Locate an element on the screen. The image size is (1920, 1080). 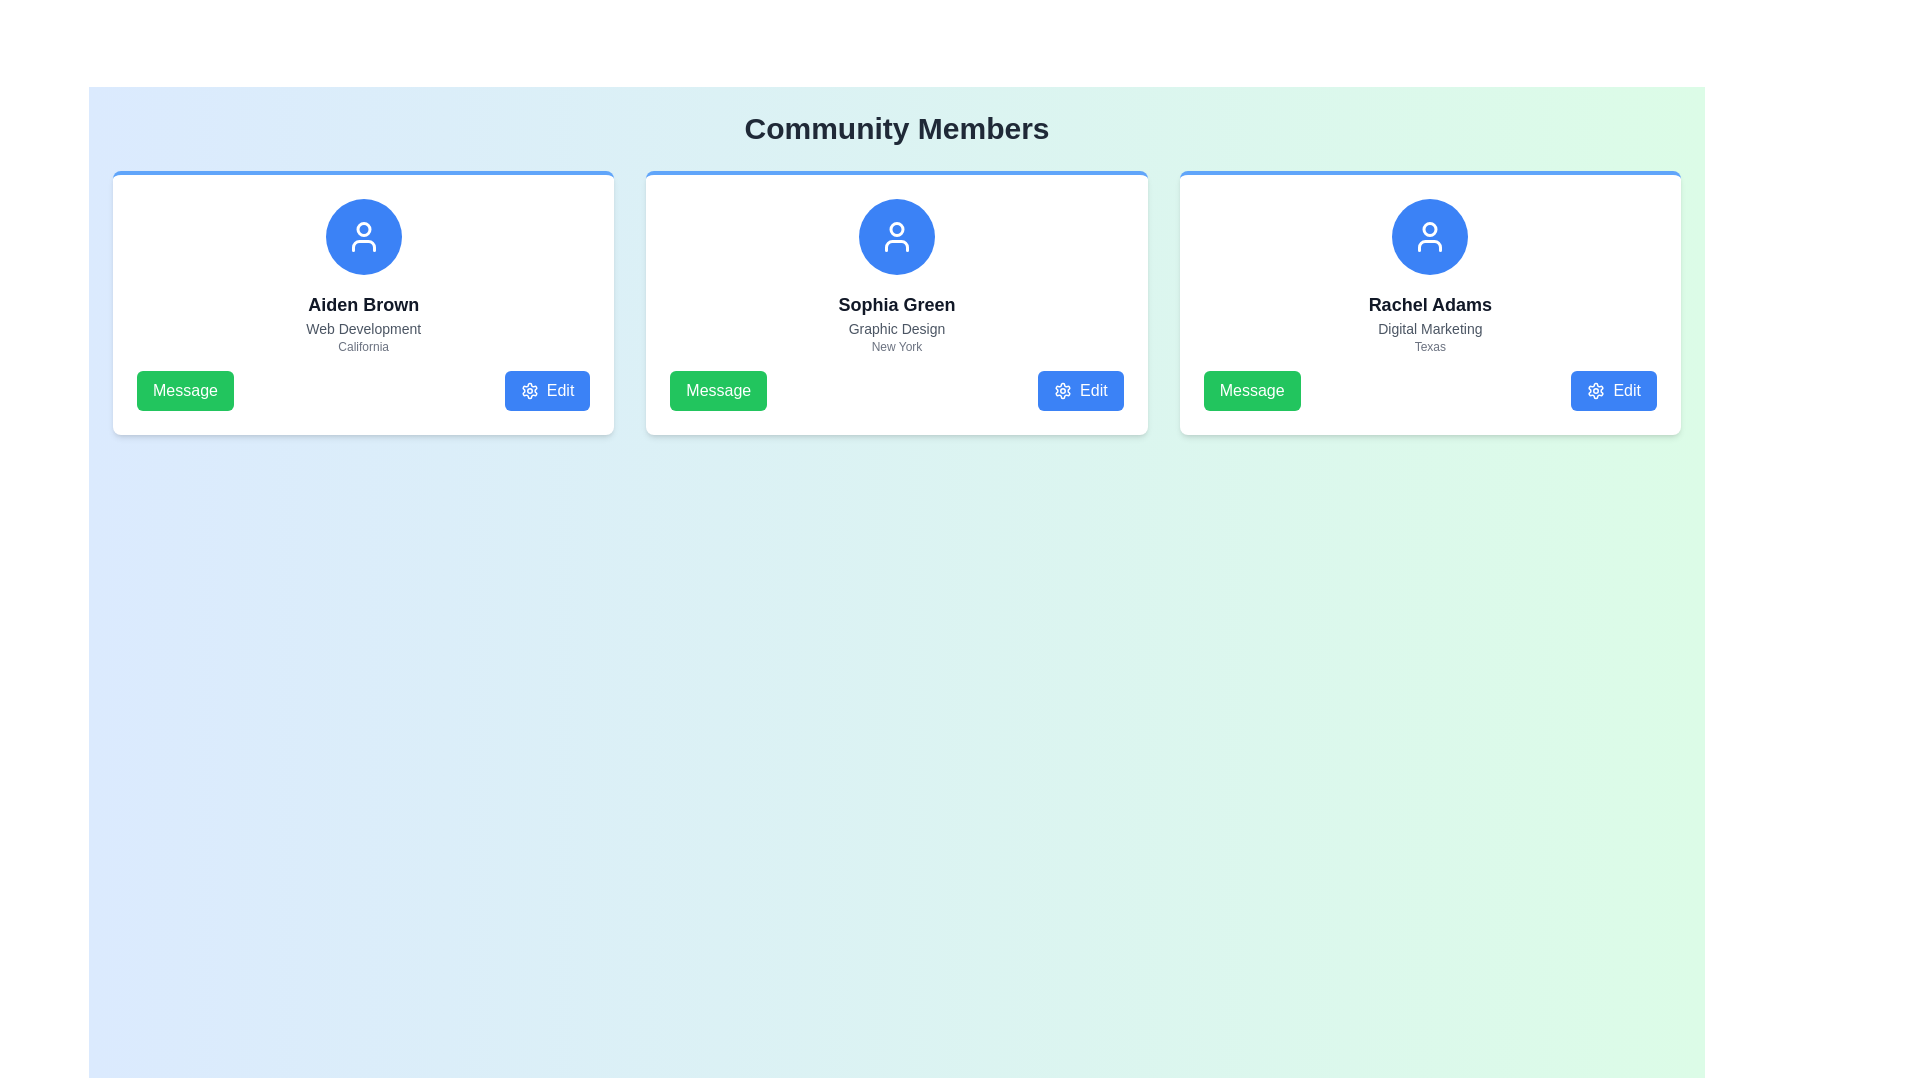
the 'Message' button, which is a vibrant green rectangular button with white text, located in the middle user profile card, positioned below the user profile for 'Sophia Green' is located at coordinates (718, 390).